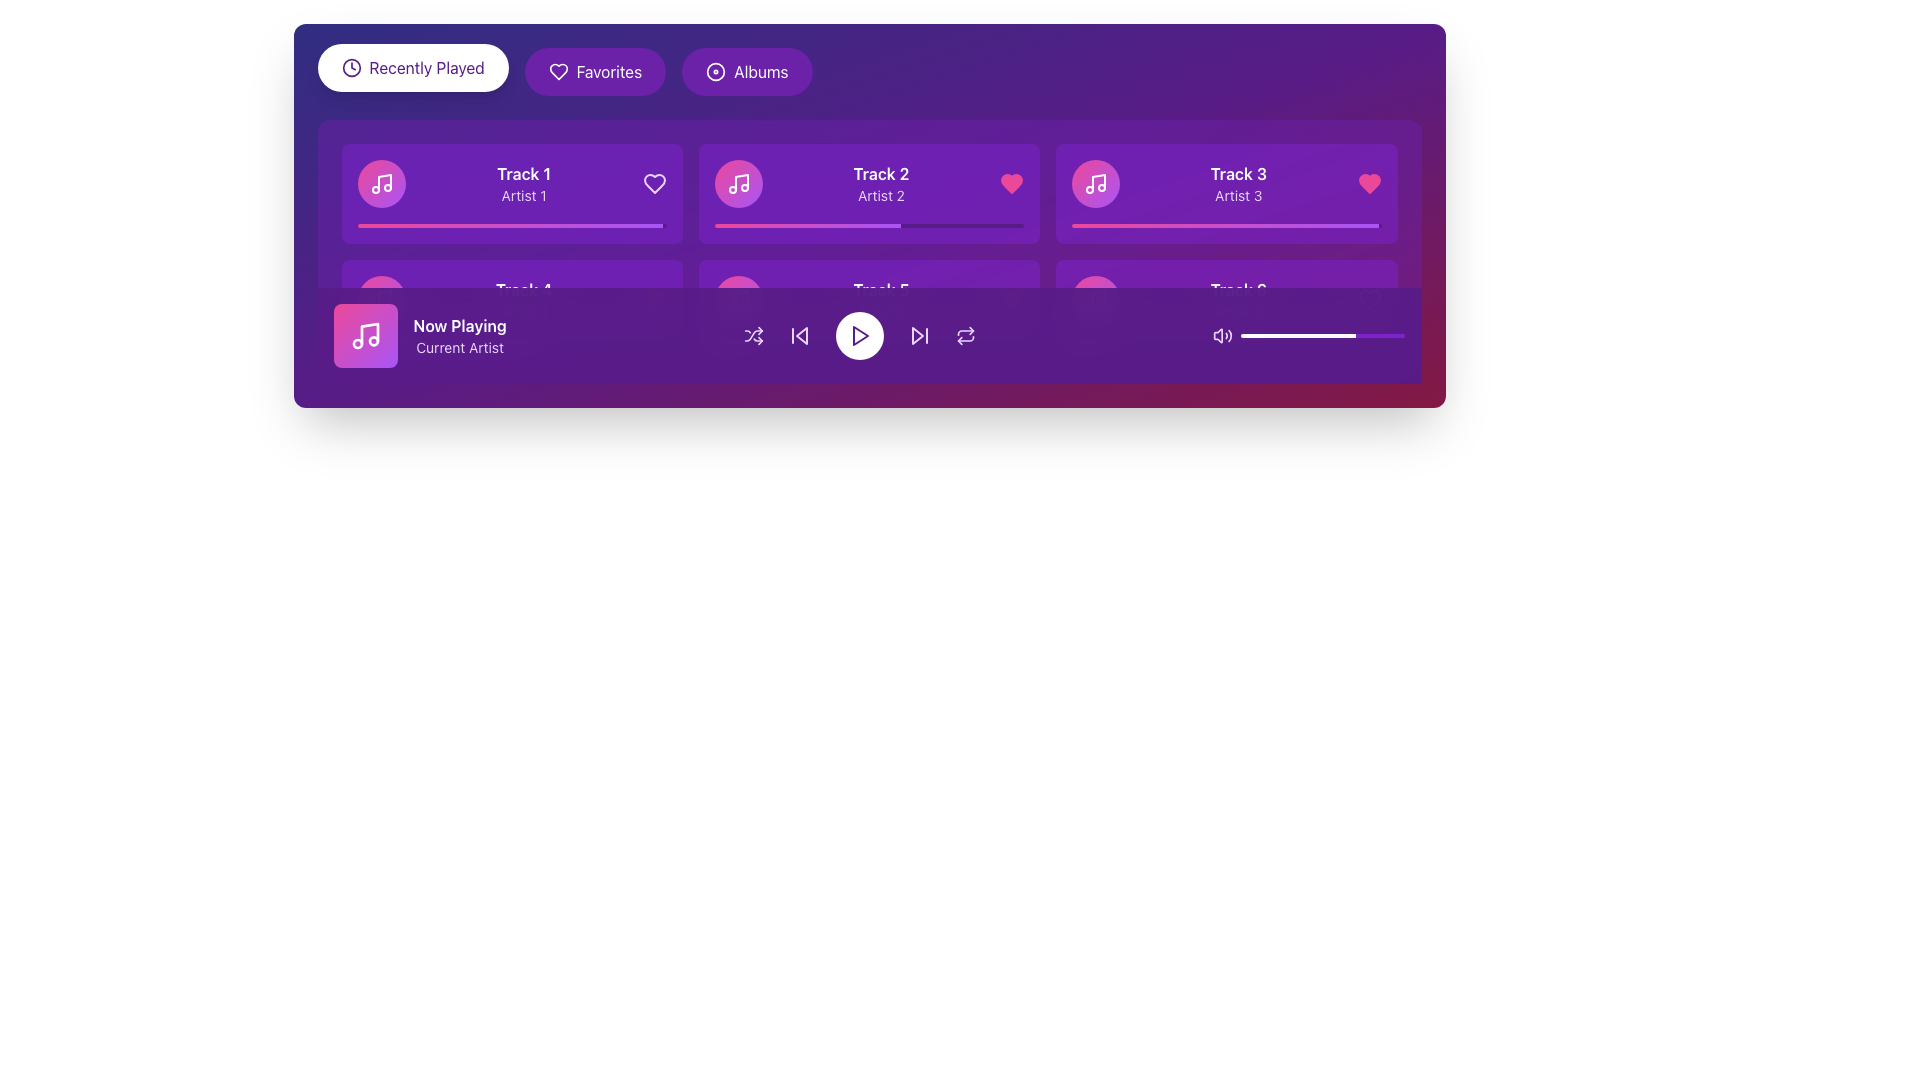  I want to click on the progress bar fill for 'Track 2' by 'Artist 2', which is a horizontal bar with a gradient from pink to purple, located in the second track card of the music interface, so click(807, 225).